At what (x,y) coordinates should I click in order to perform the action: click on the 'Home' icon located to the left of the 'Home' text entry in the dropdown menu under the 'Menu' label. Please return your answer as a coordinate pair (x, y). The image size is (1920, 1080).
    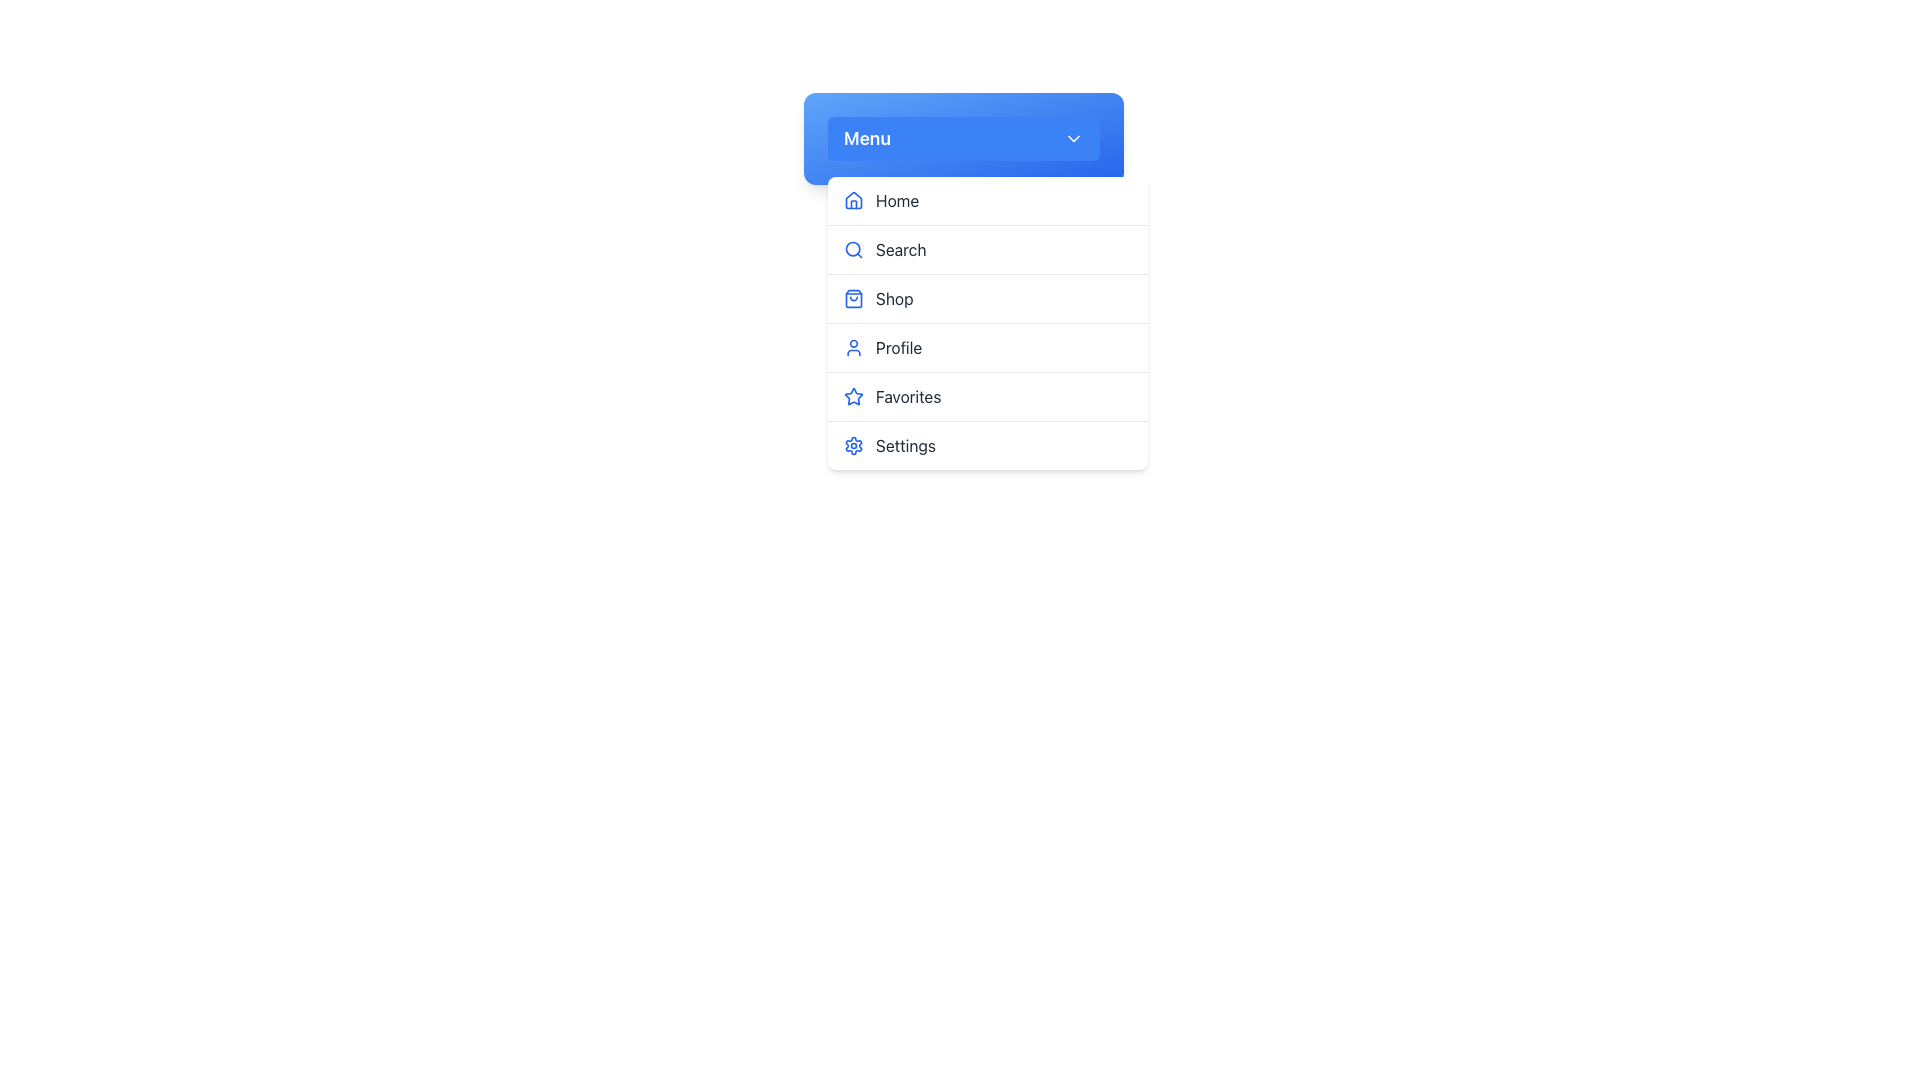
    Looking at the image, I should click on (854, 200).